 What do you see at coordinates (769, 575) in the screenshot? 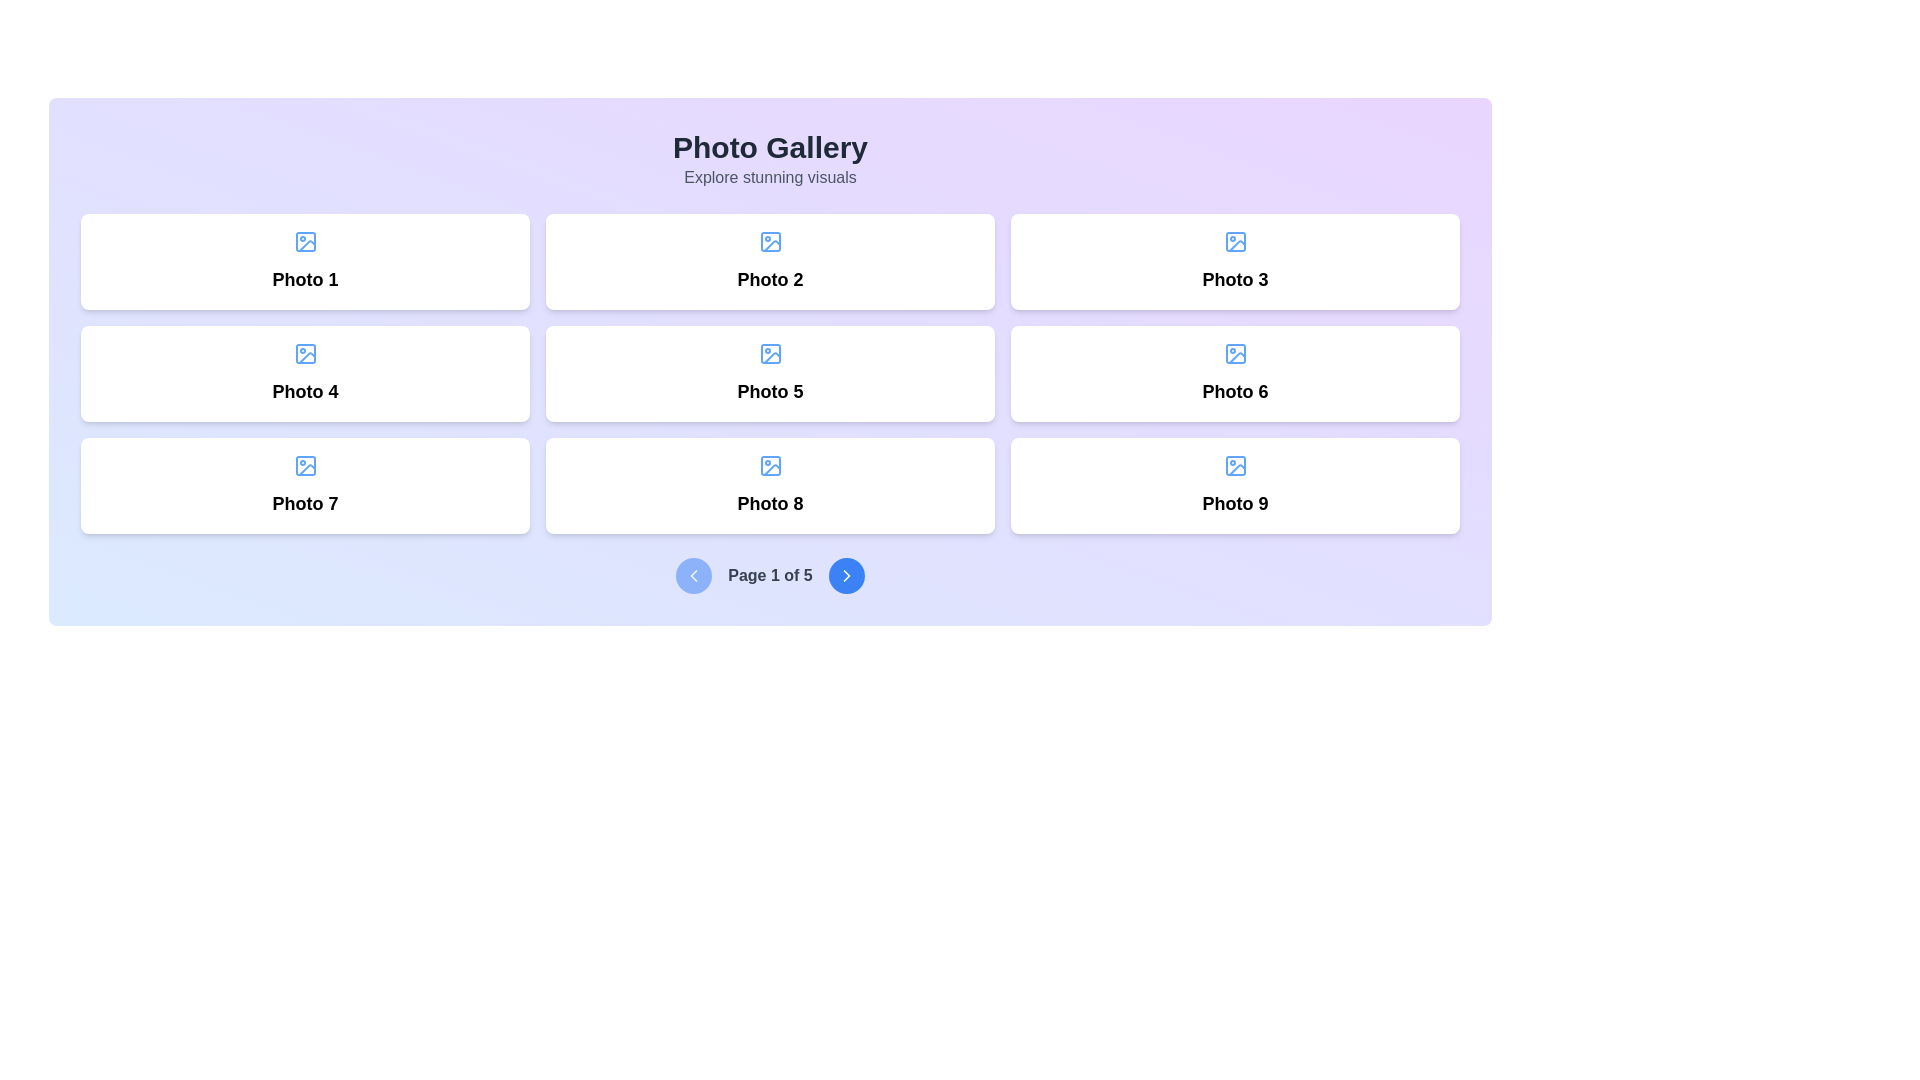
I see `the text label displaying 'Page 1 of 5', which is styled with gray color and bold font, located at the bottom of the interface between two blue circular navigation buttons` at bounding box center [769, 575].